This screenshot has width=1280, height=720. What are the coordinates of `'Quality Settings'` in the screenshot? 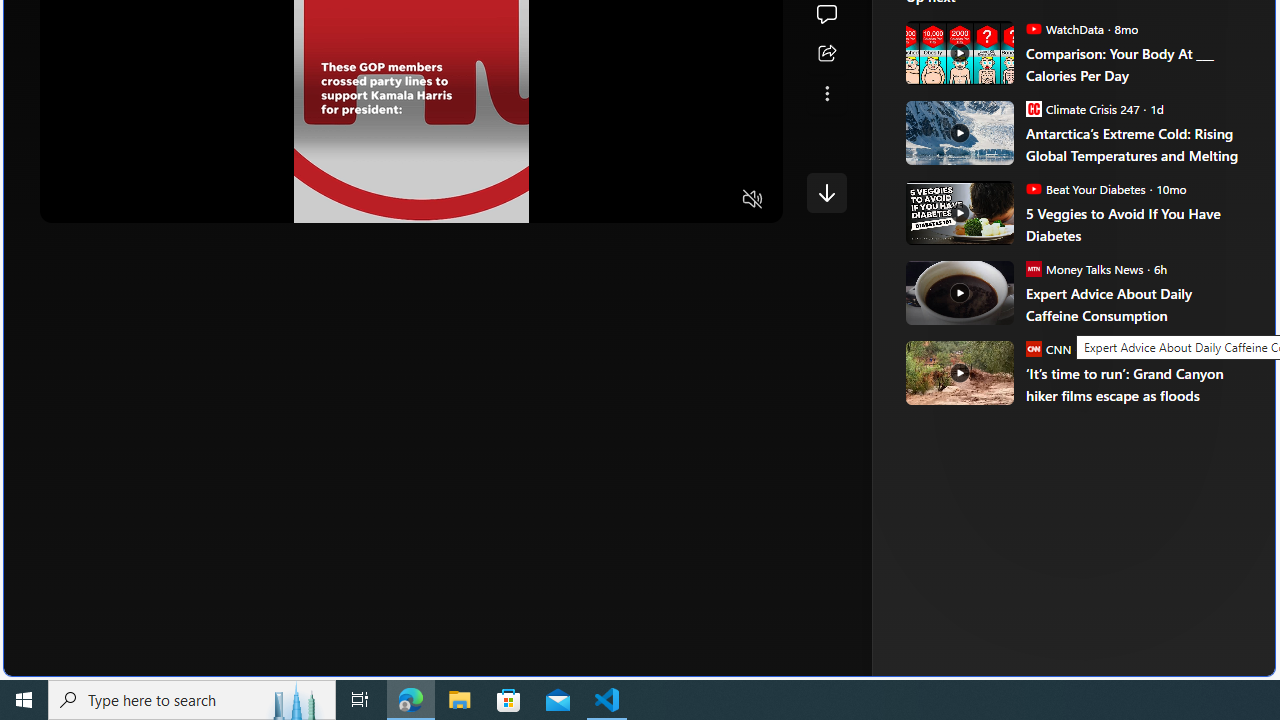 It's located at (633, 200).